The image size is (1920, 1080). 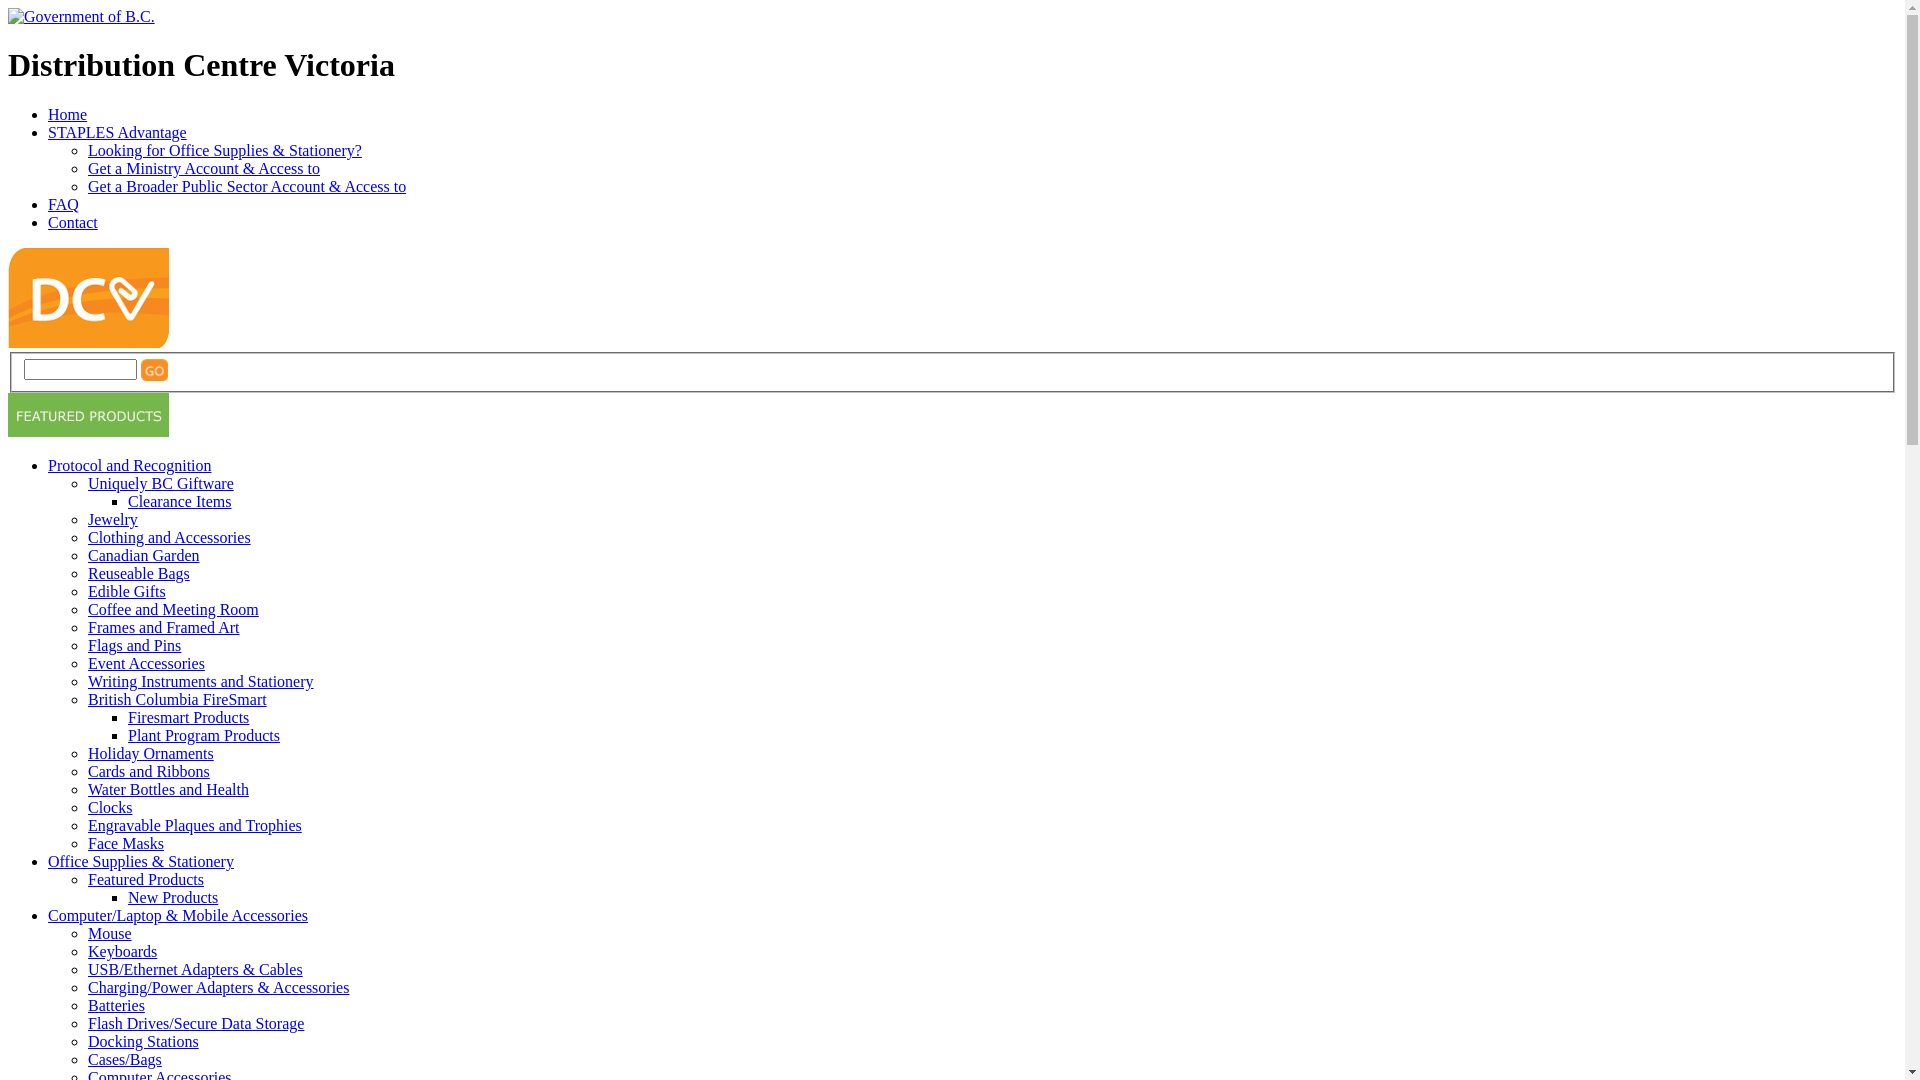 I want to click on 'Canadian Garden', so click(x=143, y=555).